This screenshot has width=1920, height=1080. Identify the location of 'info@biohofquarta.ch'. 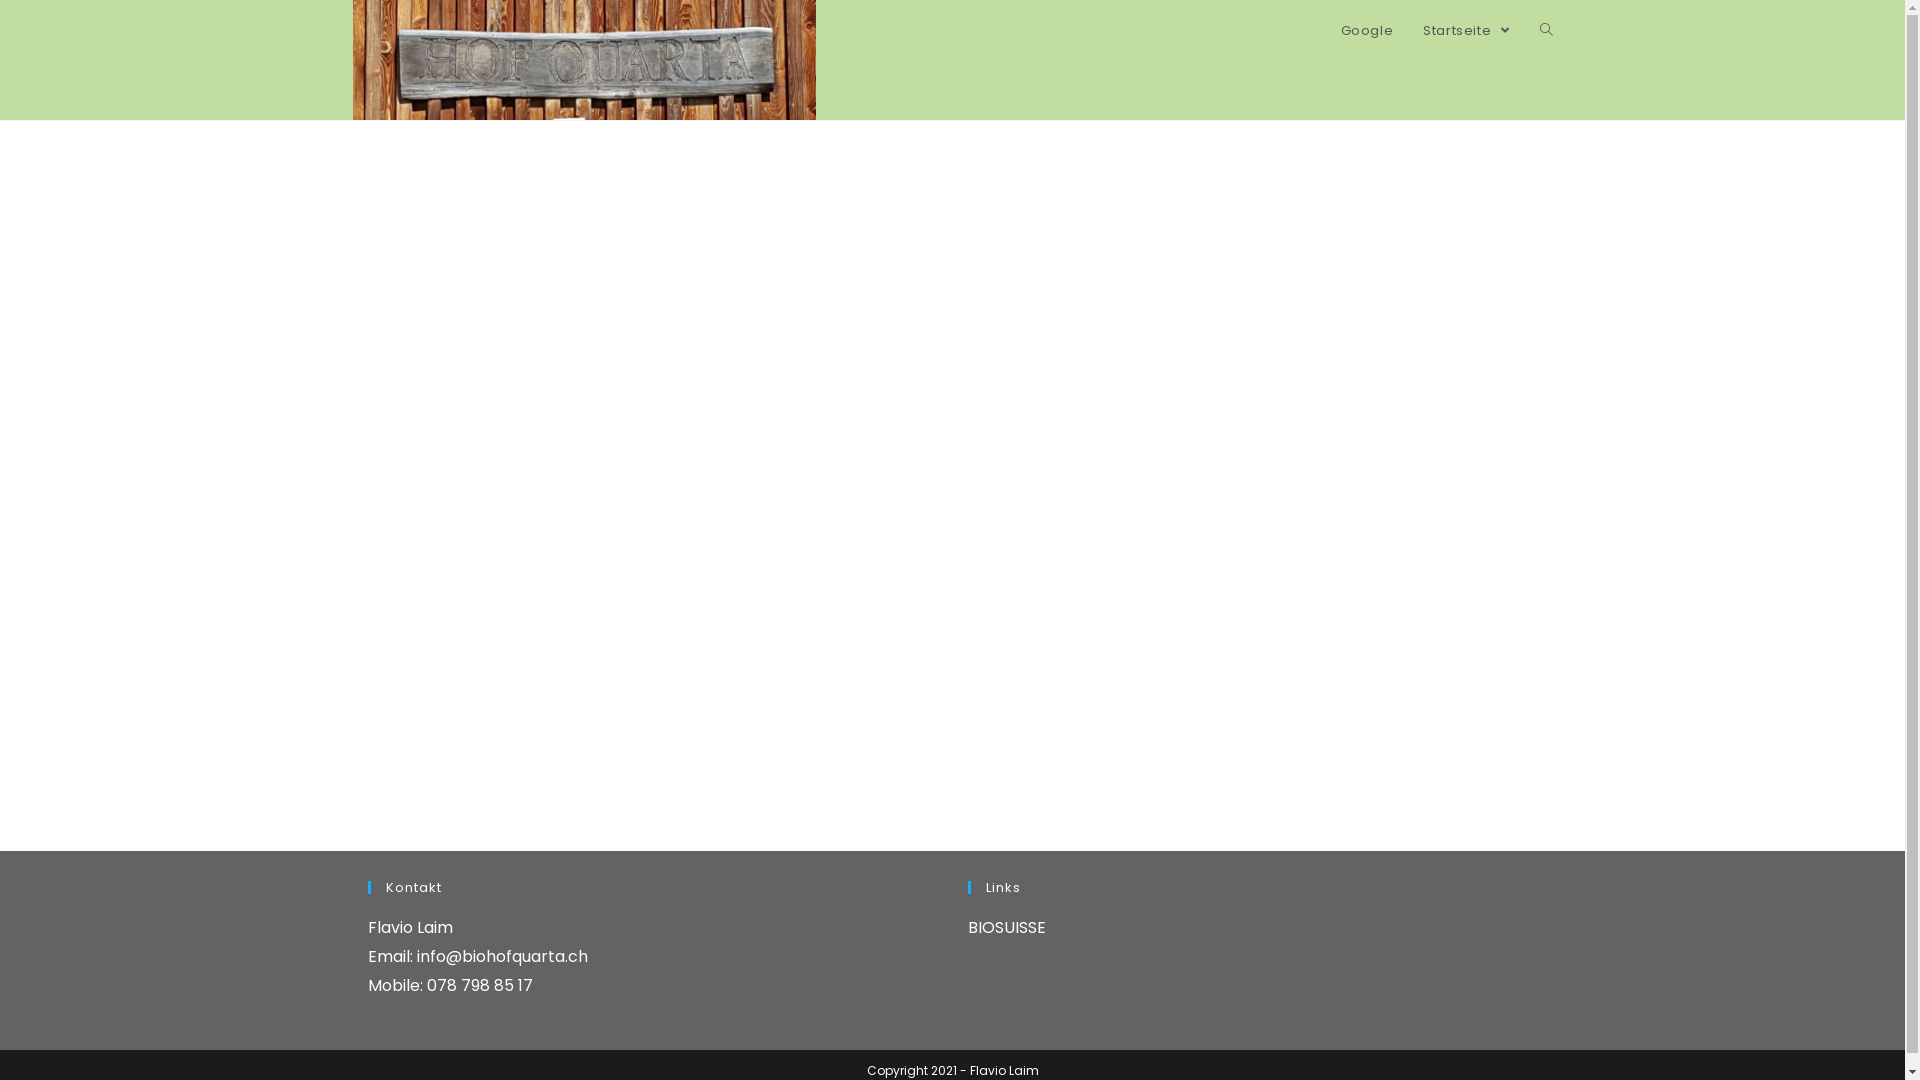
(501, 955).